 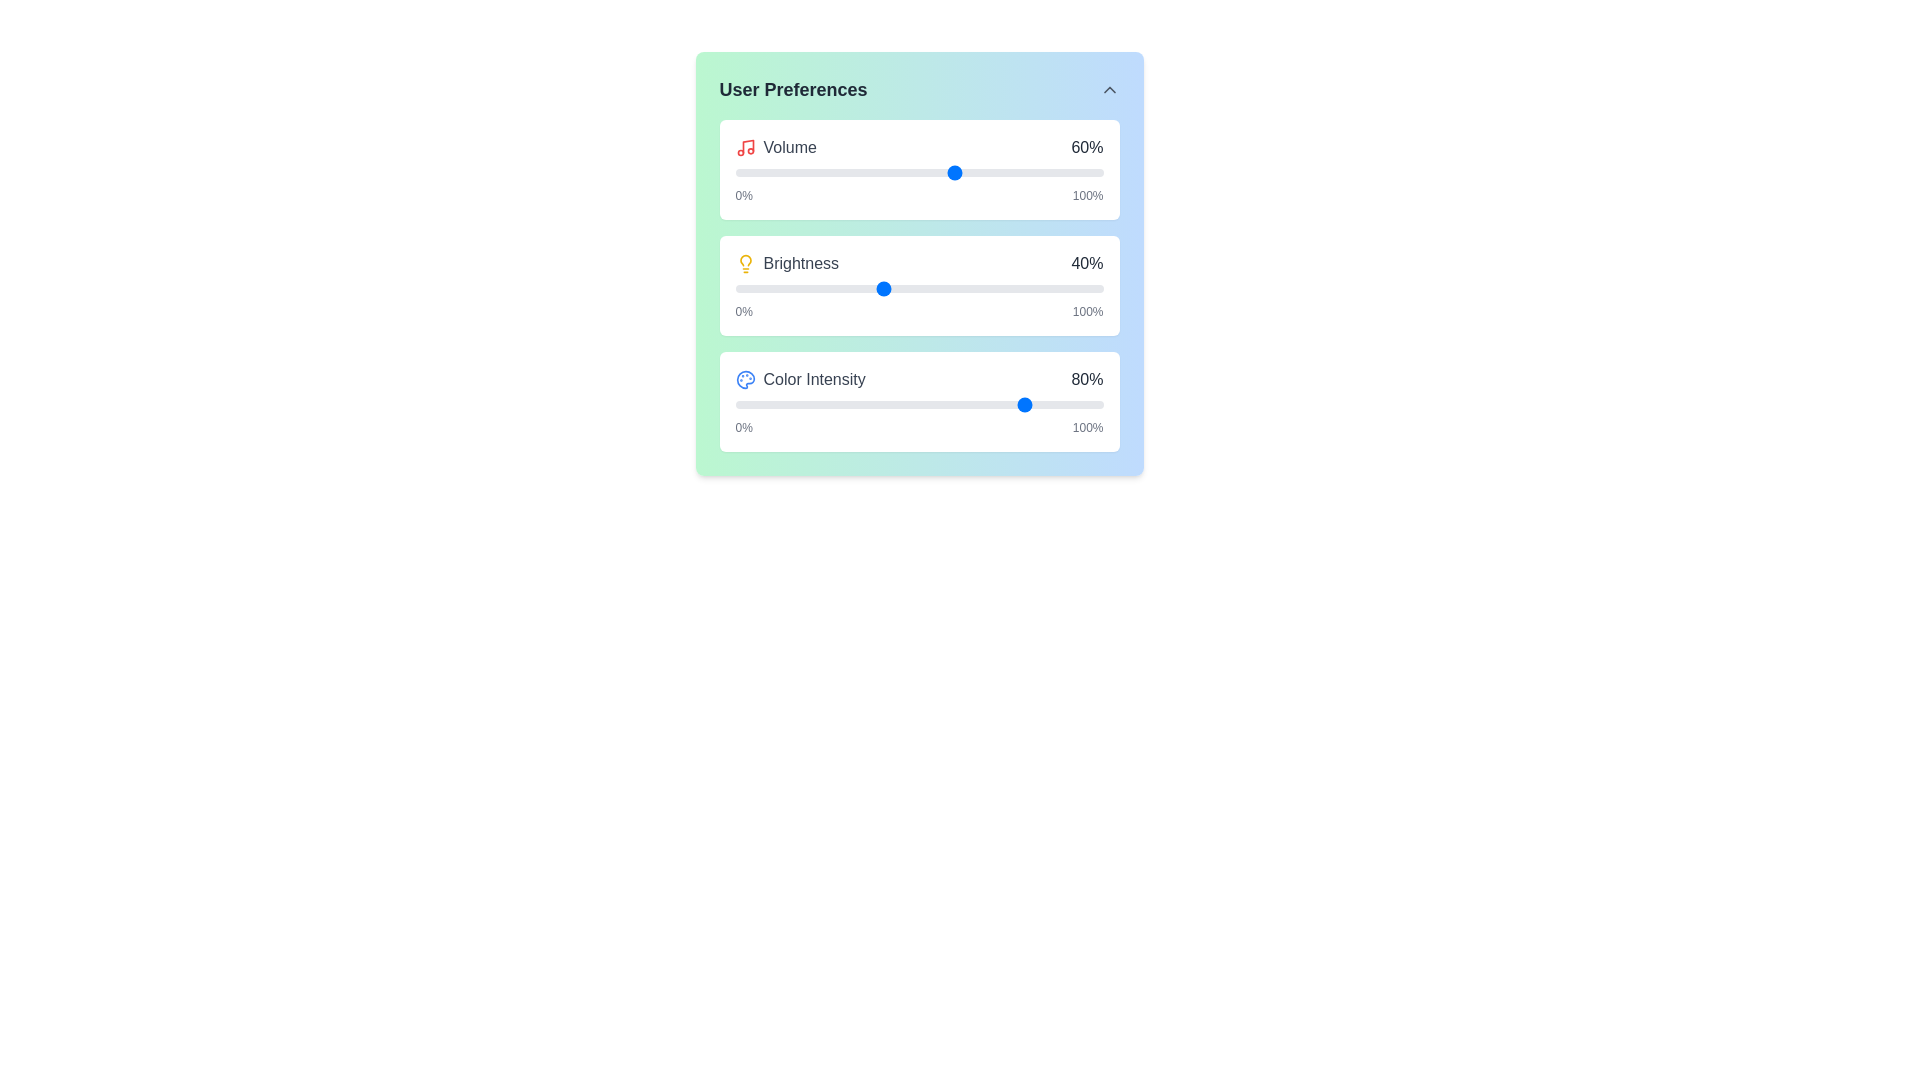 I want to click on the Color Intensity, so click(x=1054, y=405).